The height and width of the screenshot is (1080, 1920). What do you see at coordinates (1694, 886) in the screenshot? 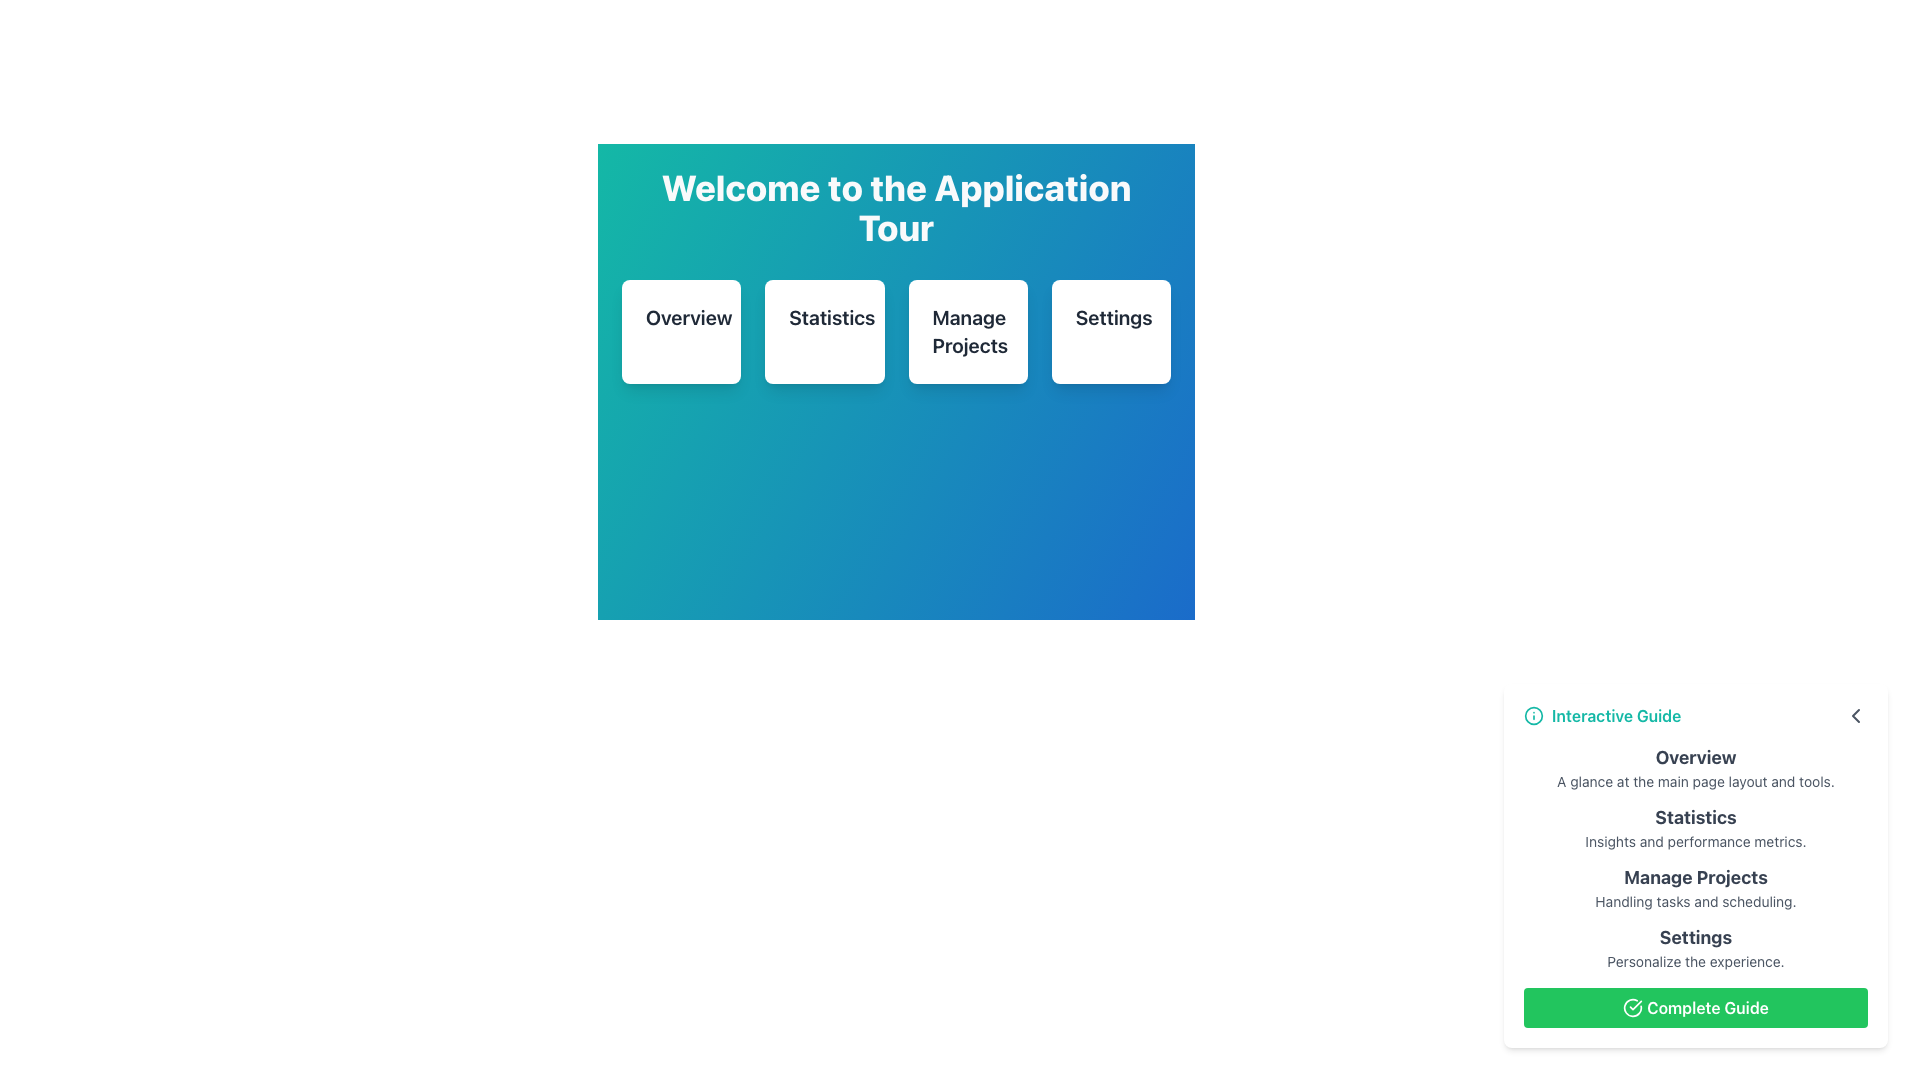
I see `the 'Manage Projects' textual information element` at bounding box center [1694, 886].